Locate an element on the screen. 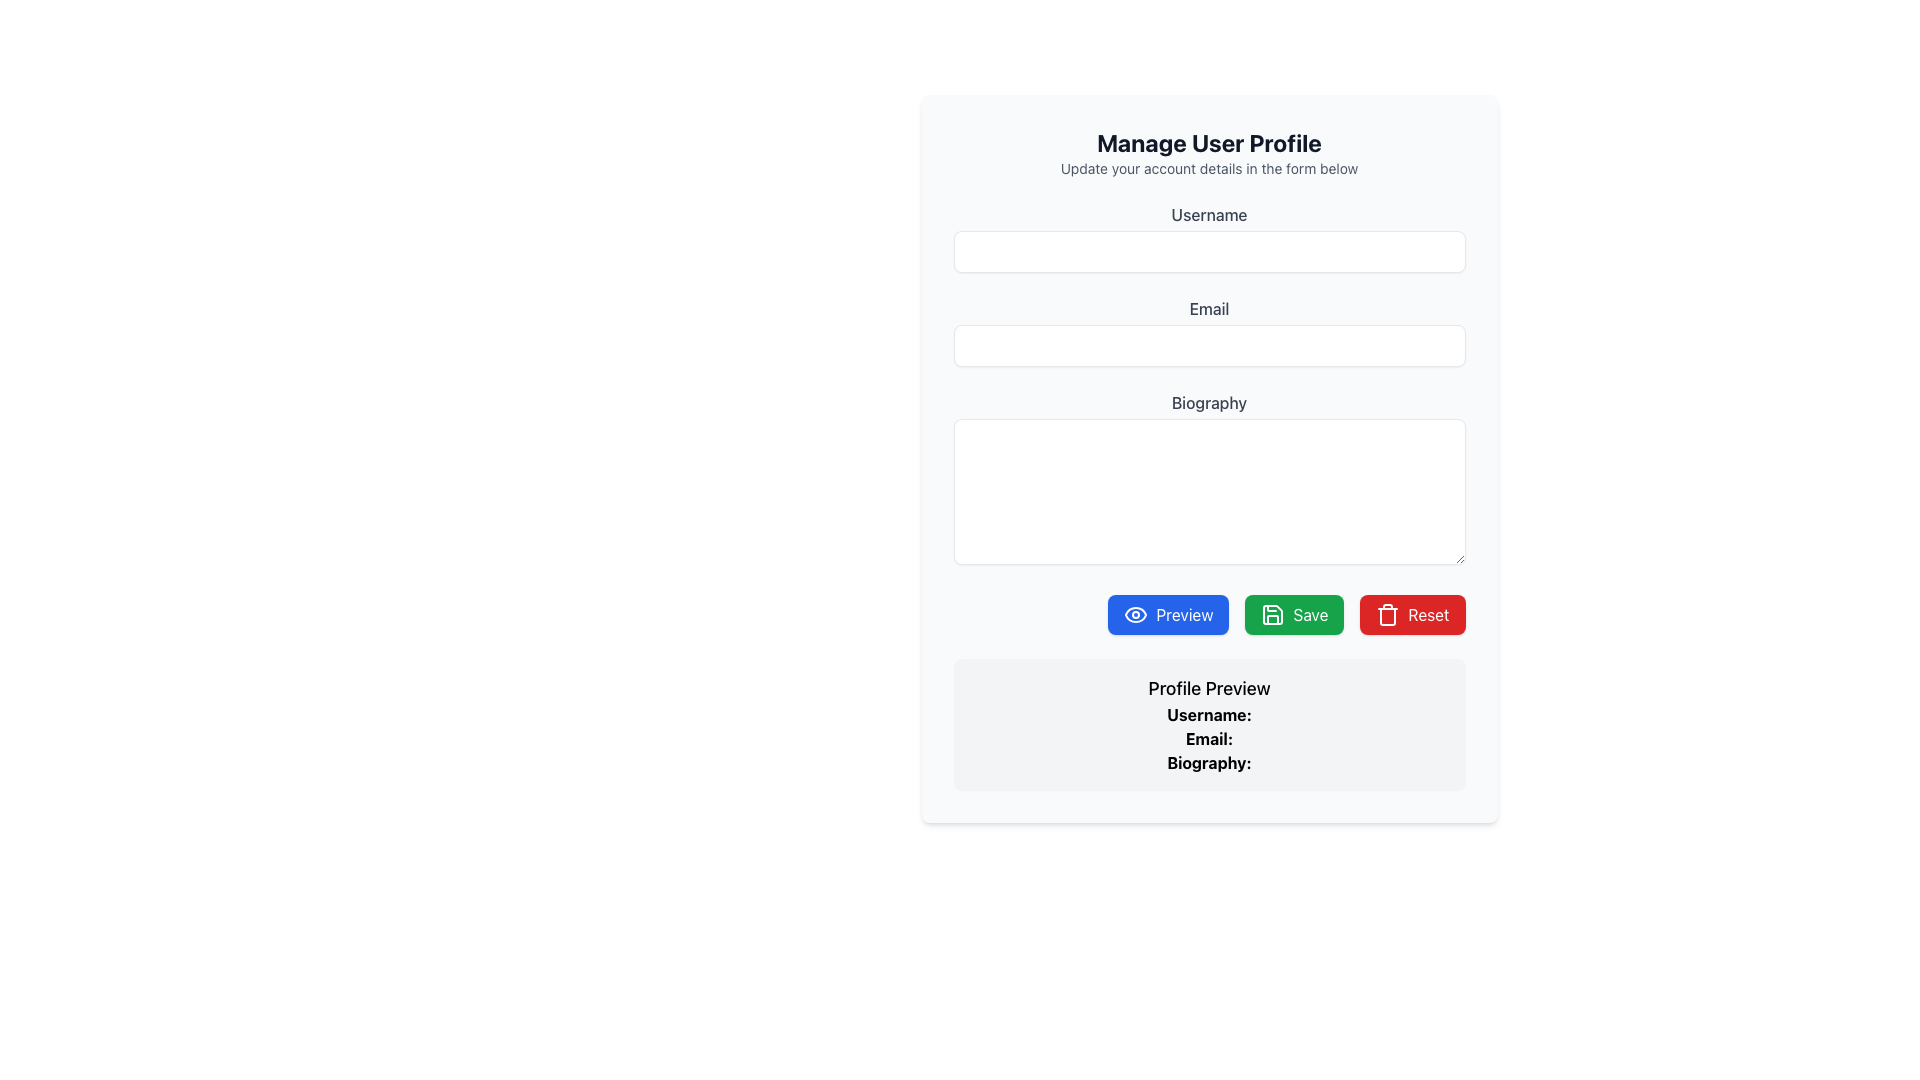 The height and width of the screenshot is (1080, 1920). the text label indicating the preview action for the button, located to the right of the eye icon in the 'Preview' button group at the center bottom of the interface is located at coordinates (1184, 613).